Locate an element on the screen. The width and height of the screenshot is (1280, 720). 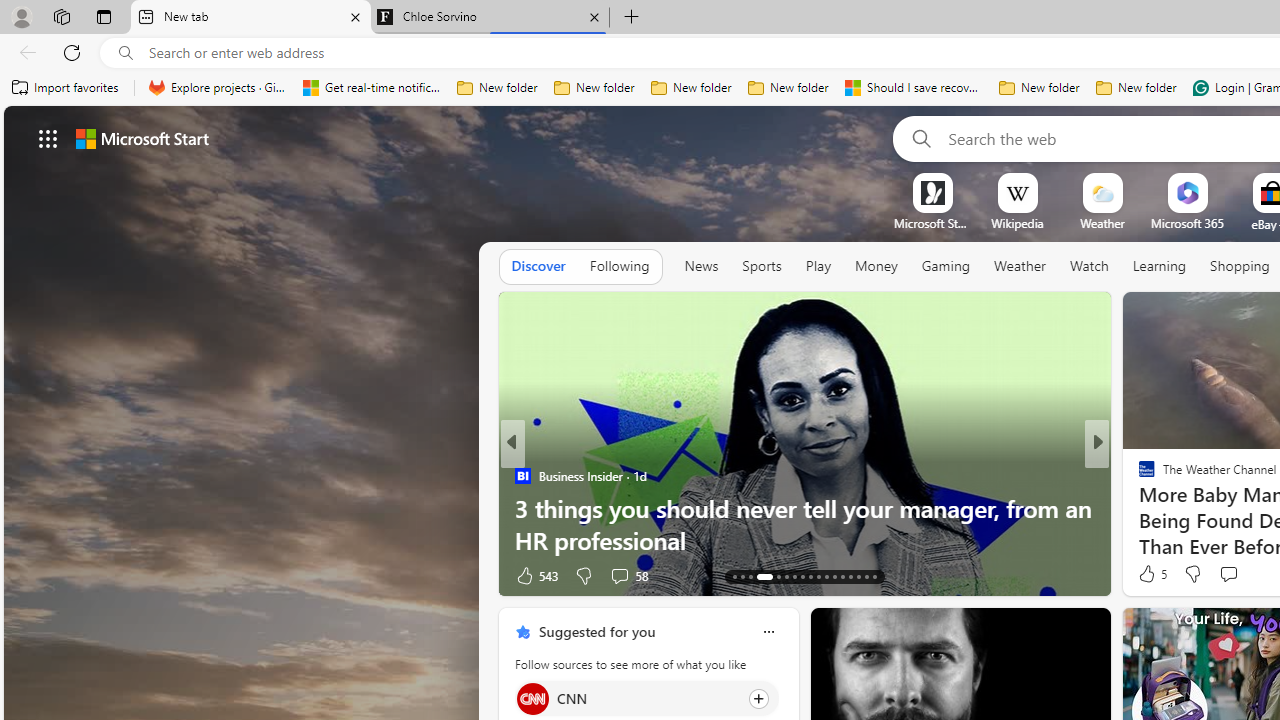
'Weather' is located at coordinates (1020, 265).